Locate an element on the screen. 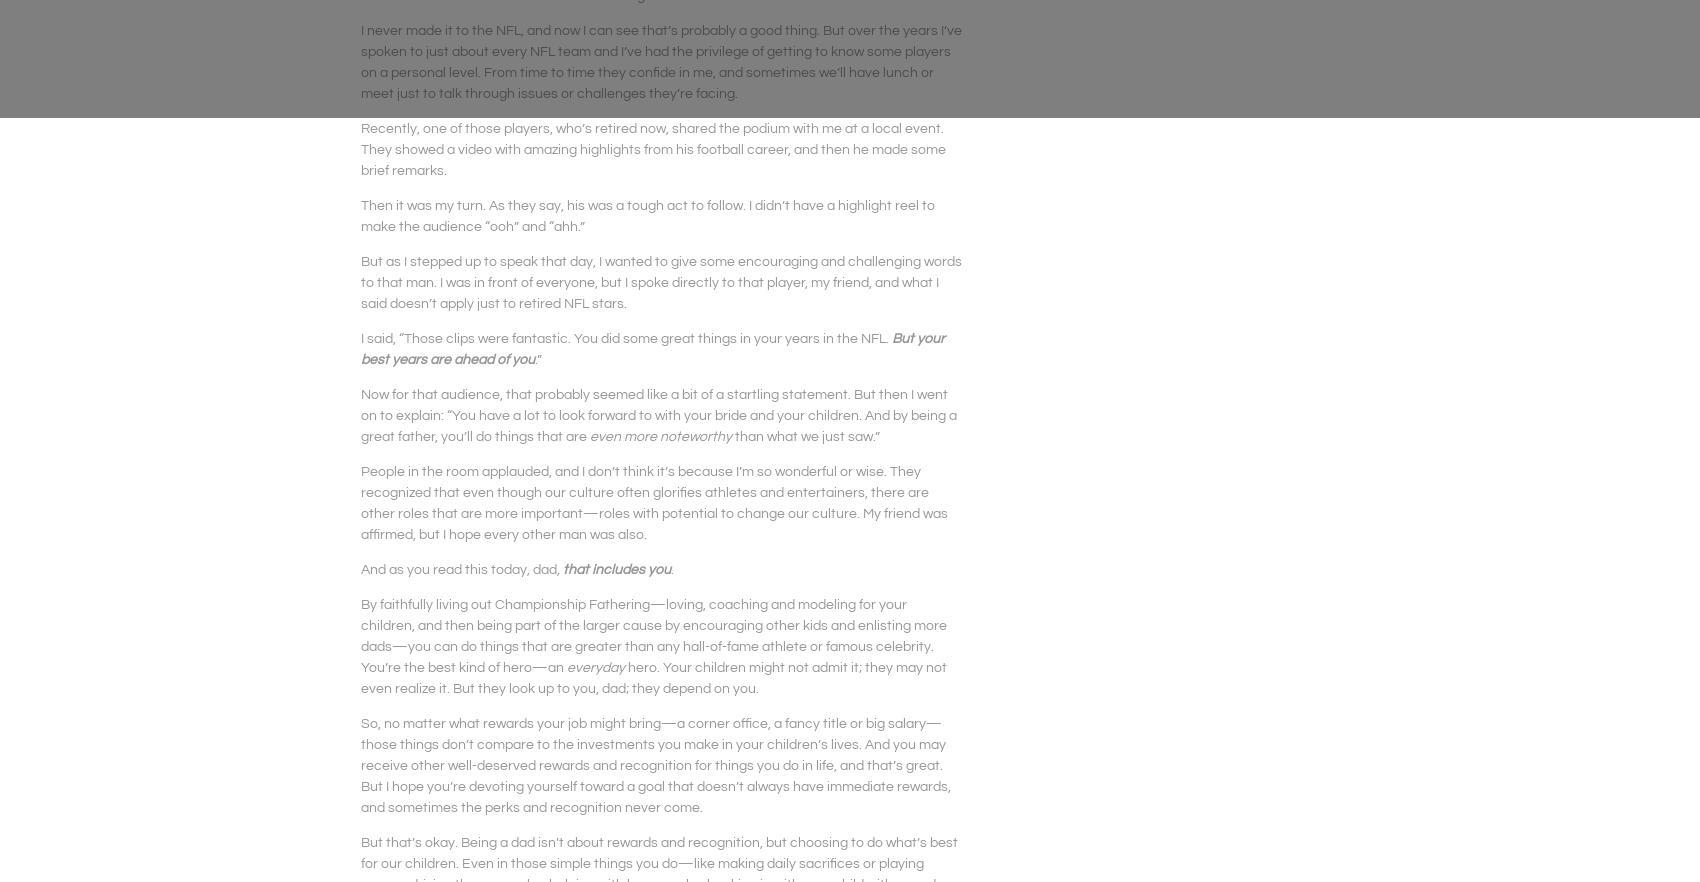  'Recently, one of those players, who’s retired now, shared the podium with me at a local event. They showed a video with amazing highlights from his football career, and then he made some brief remarks.' is located at coordinates (653, 148).